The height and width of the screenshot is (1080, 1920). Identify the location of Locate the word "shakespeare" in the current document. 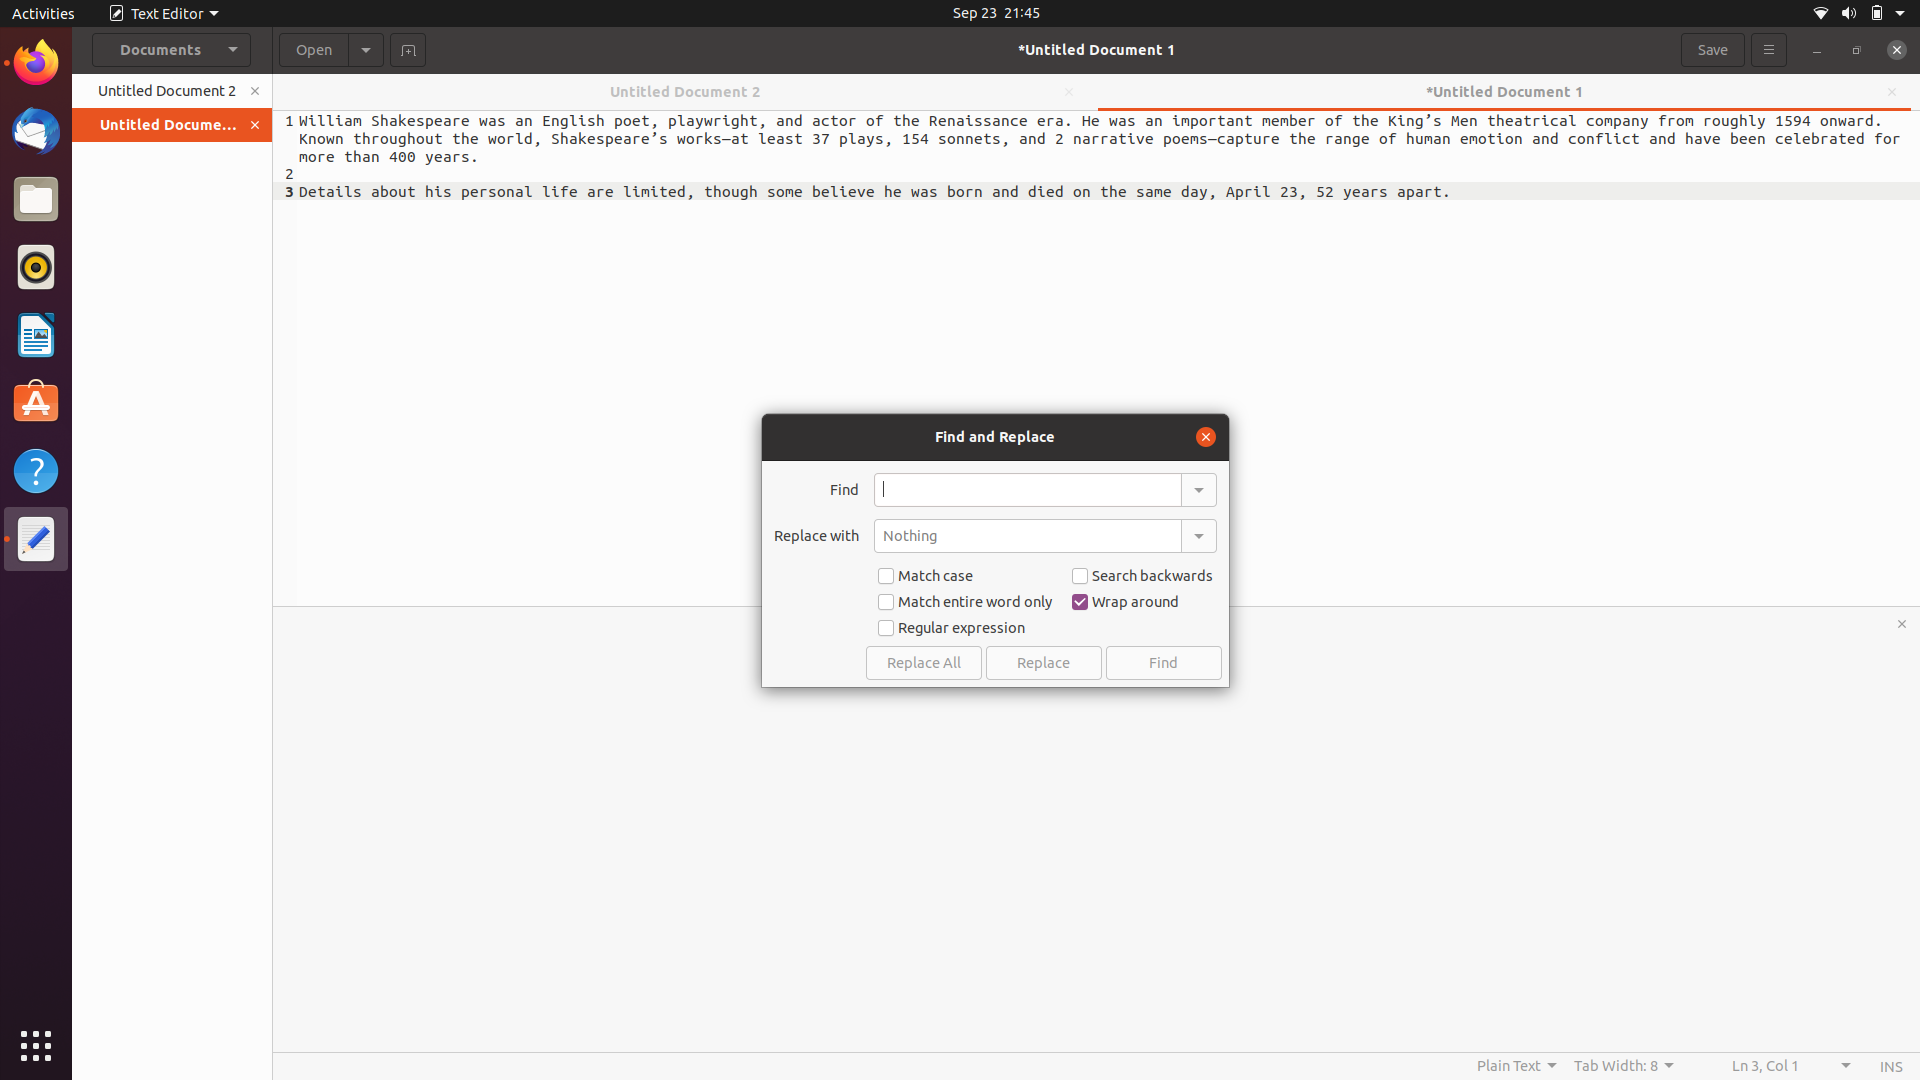
(1027, 489).